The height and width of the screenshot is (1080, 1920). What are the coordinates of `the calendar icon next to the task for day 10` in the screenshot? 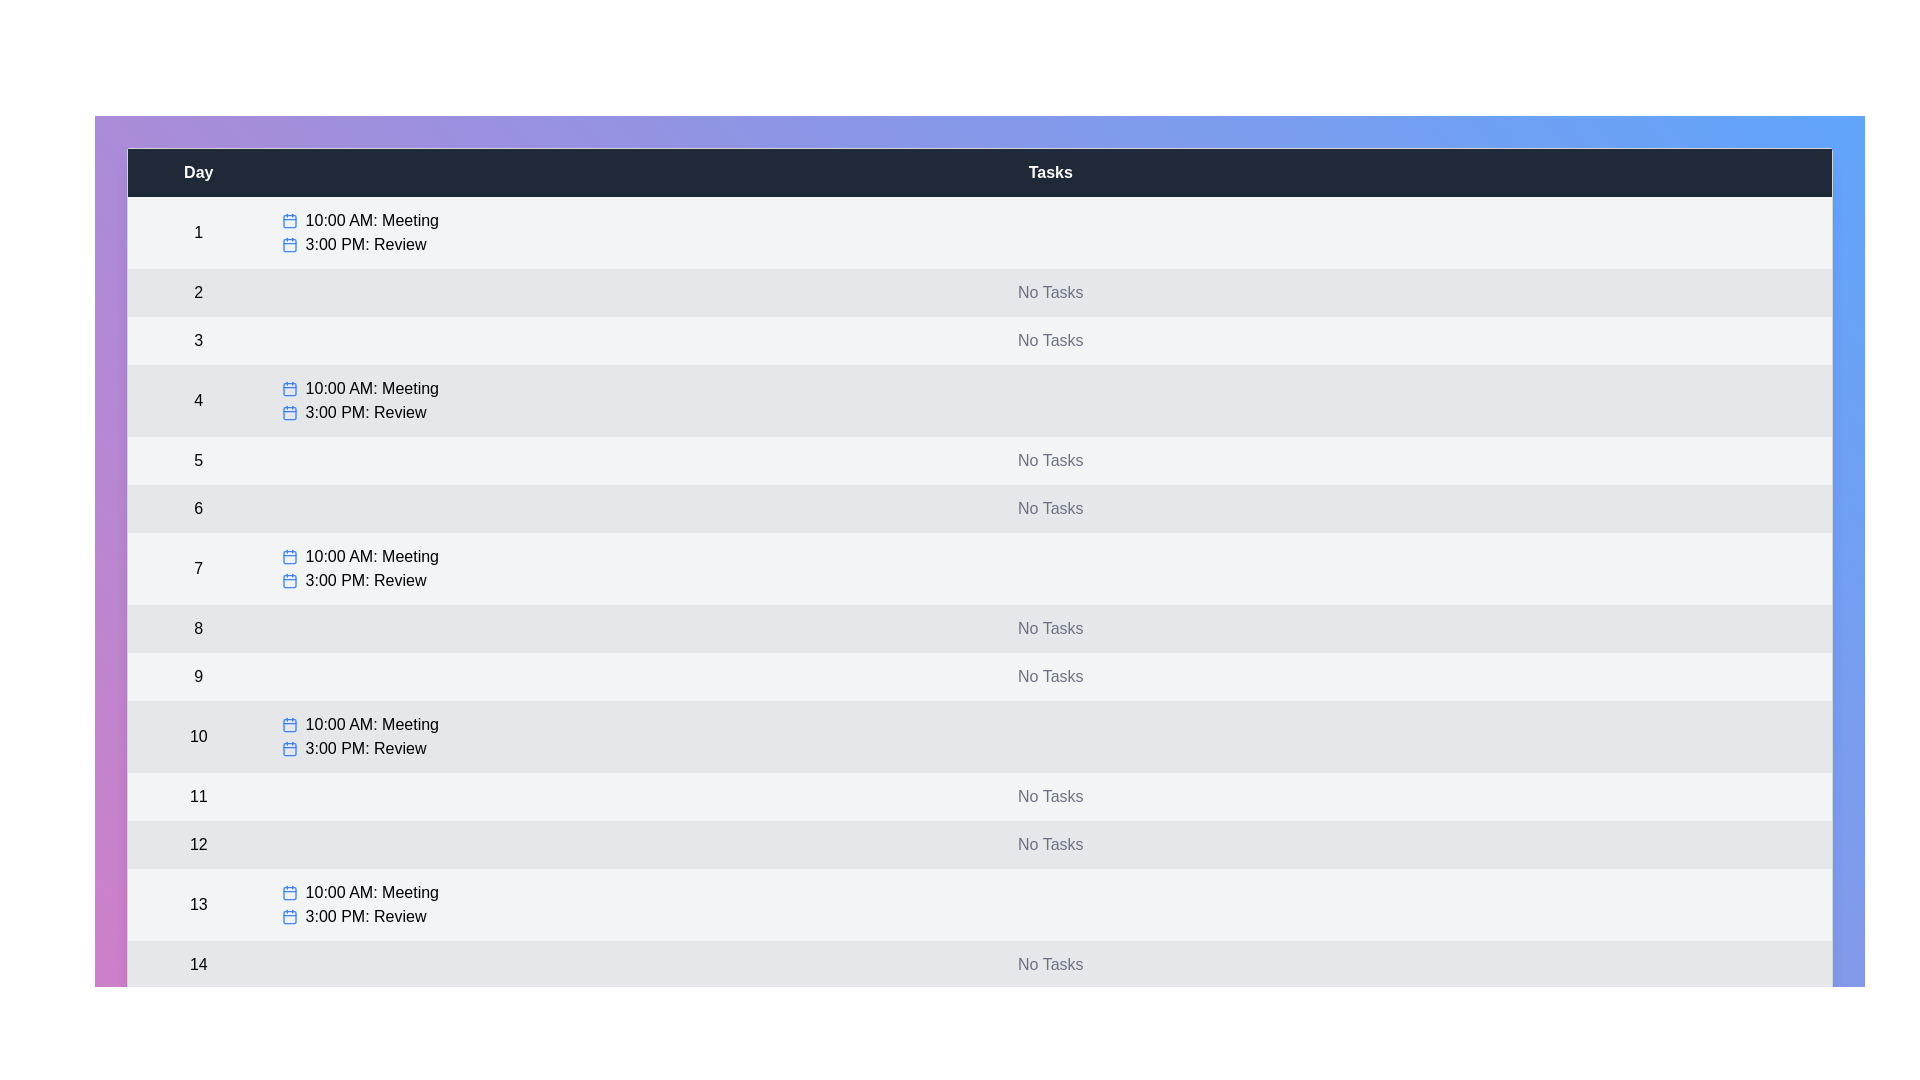 It's located at (287, 725).